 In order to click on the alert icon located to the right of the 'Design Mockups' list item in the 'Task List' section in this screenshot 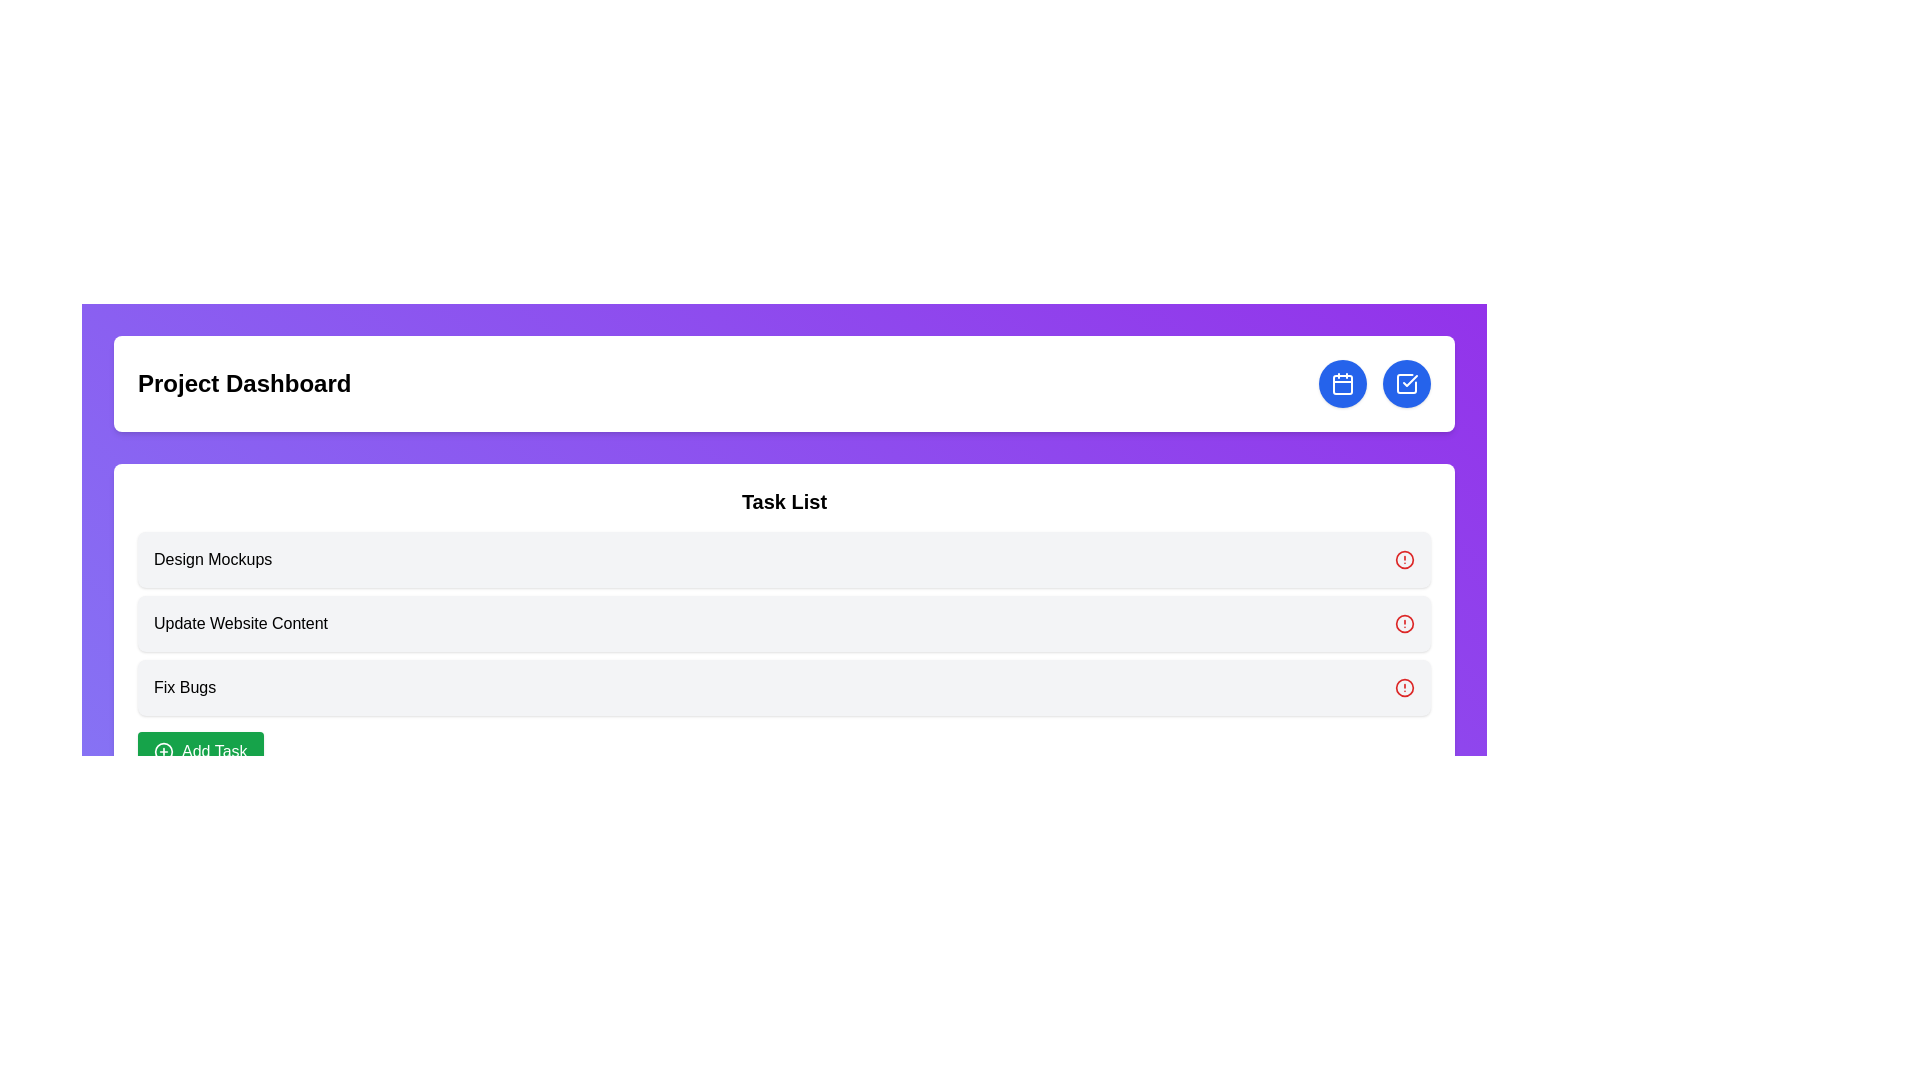, I will do `click(1404, 559)`.